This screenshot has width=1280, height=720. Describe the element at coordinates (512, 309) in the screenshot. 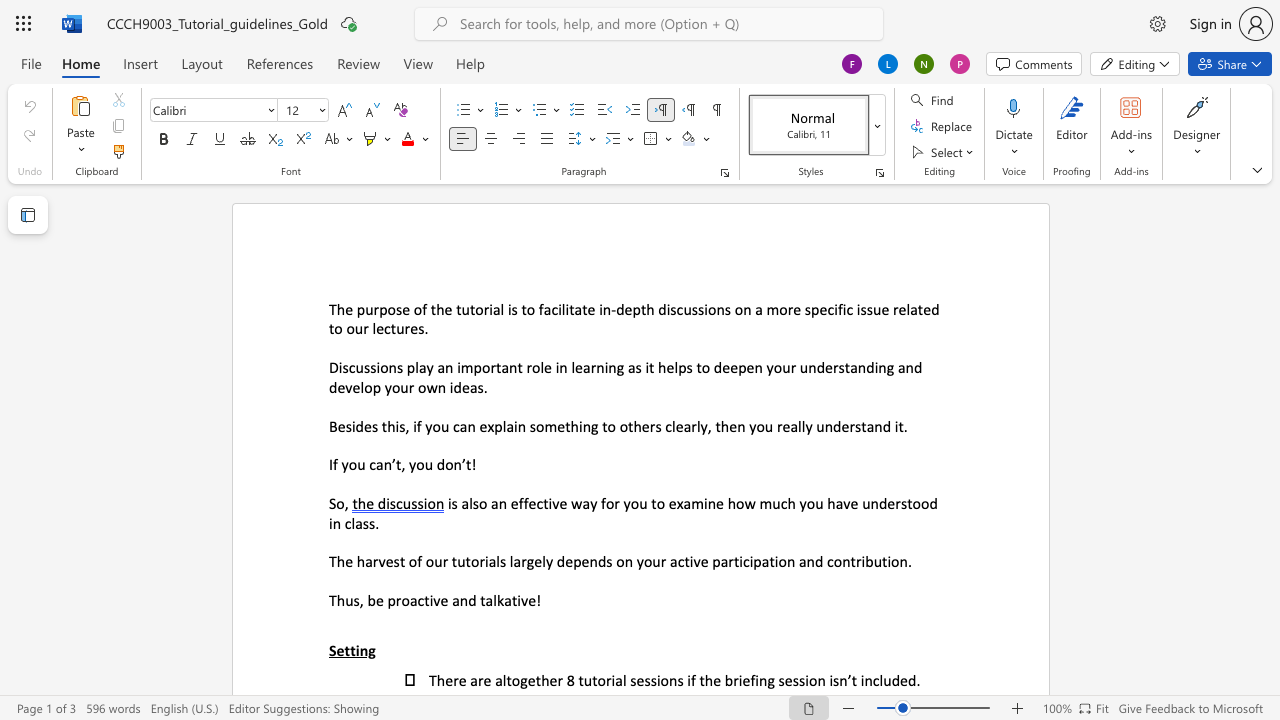

I see `the space between the continuous character "i" and "s" in the text` at that location.